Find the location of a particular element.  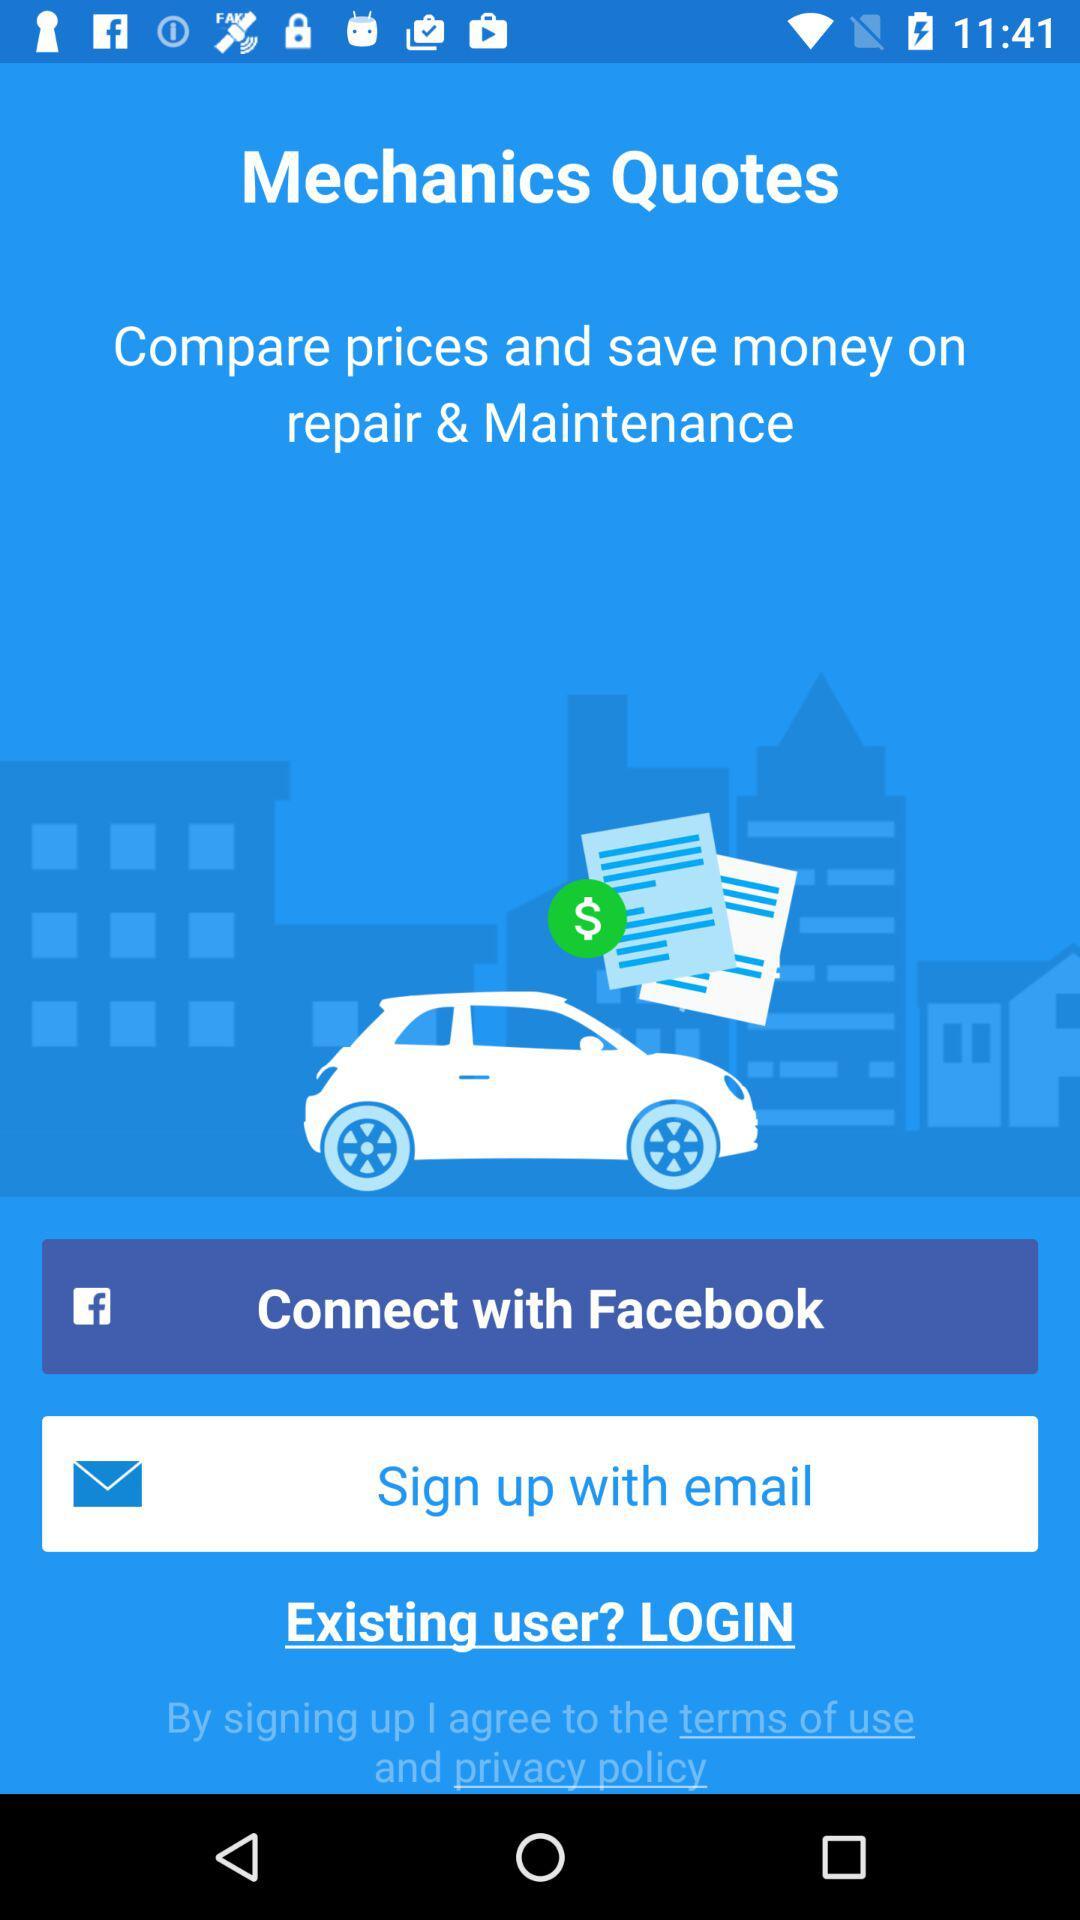

the existing user? login icon is located at coordinates (540, 1619).